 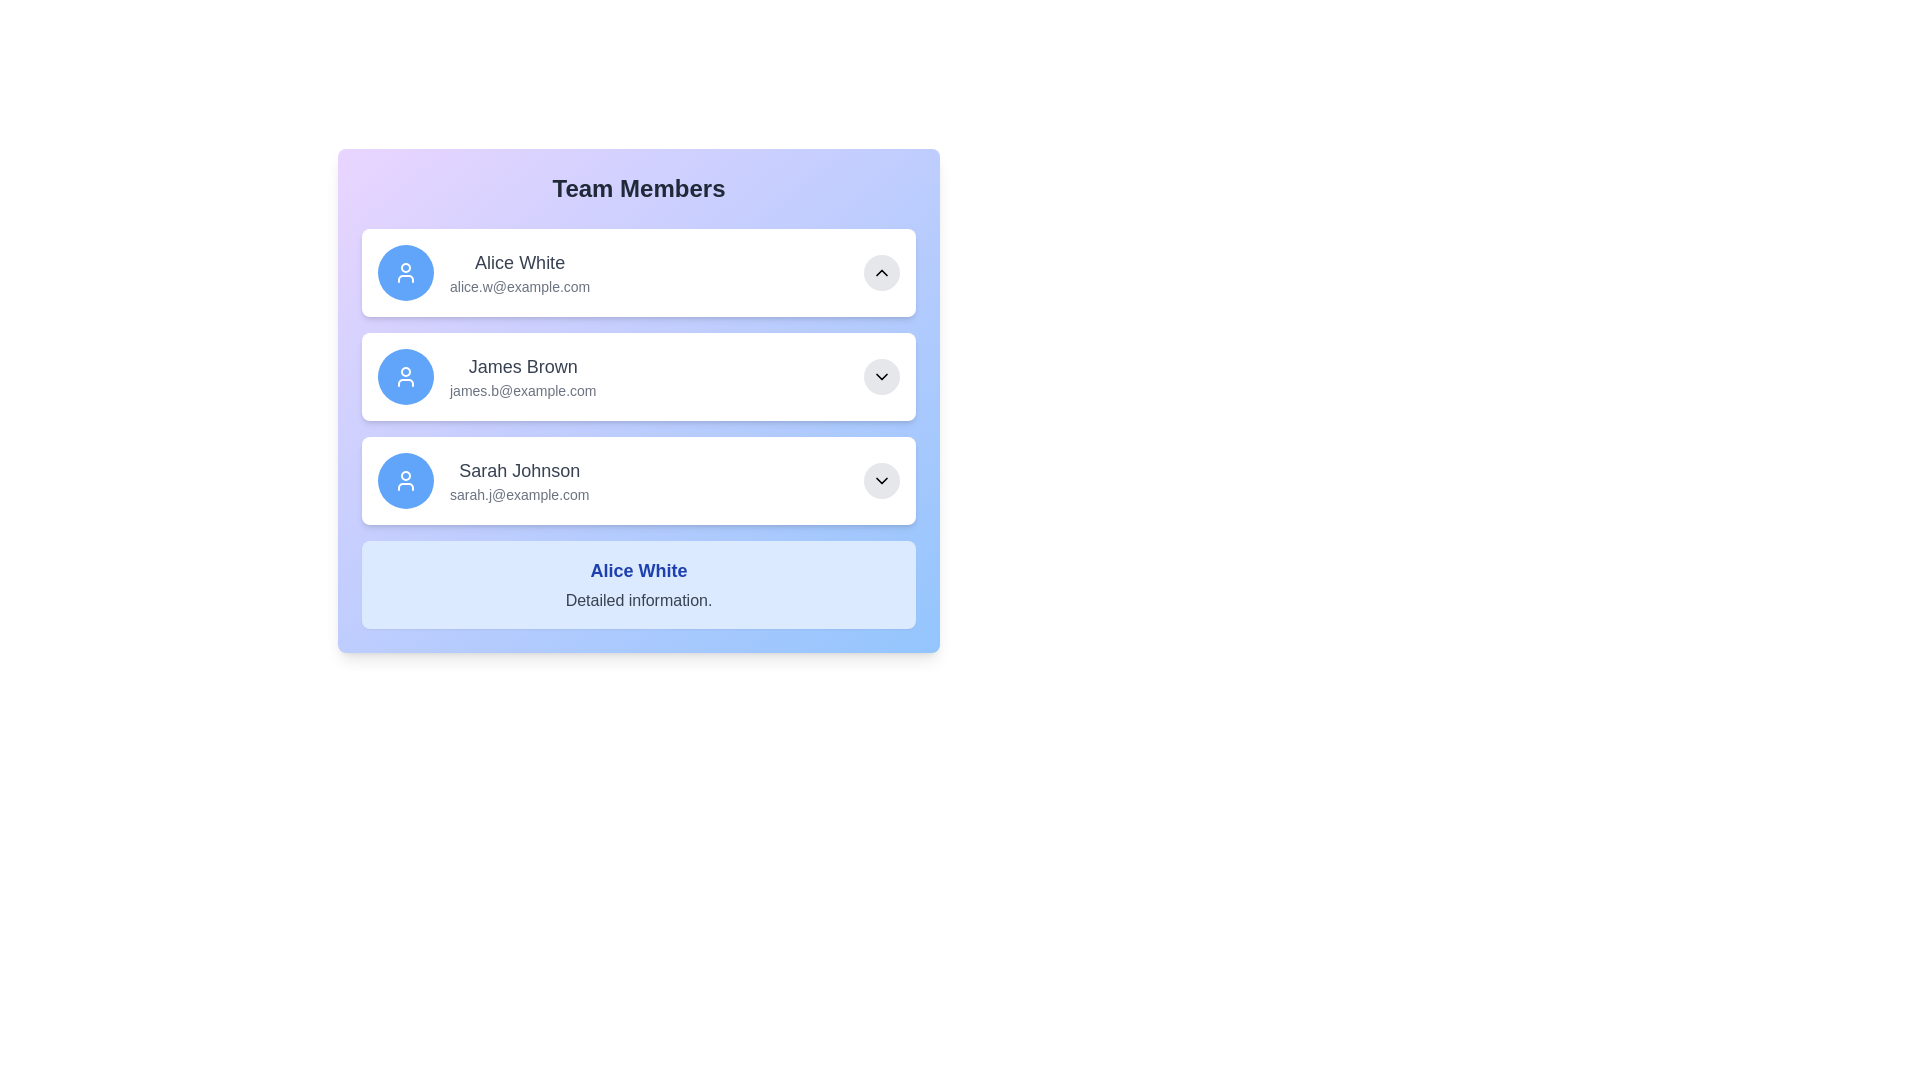 What do you see at coordinates (519, 470) in the screenshot?
I see `name displayed in the text label for the team member, 'Sarah Johnson,' located in the third card of the team members list, positioned to the right of the user avatar icon and above the user's email address` at bounding box center [519, 470].